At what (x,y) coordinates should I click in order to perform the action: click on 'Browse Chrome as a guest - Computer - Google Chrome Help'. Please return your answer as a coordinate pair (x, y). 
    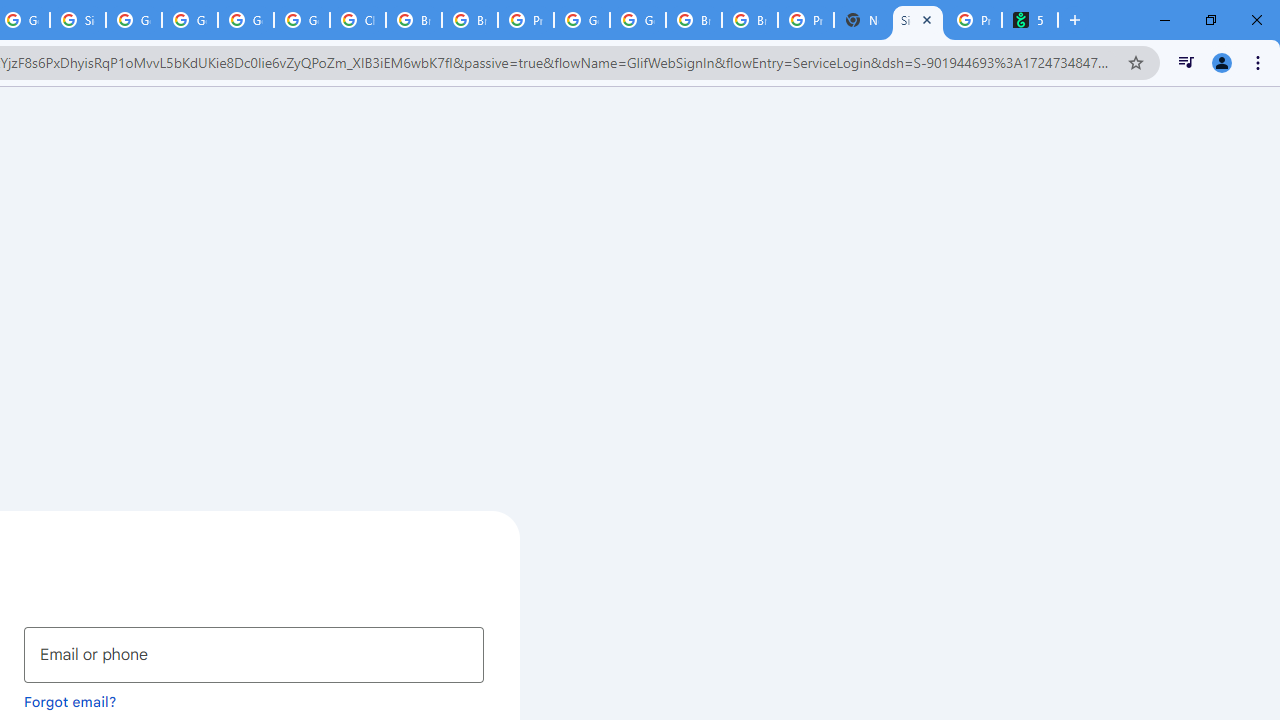
    Looking at the image, I should click on (413, 20).